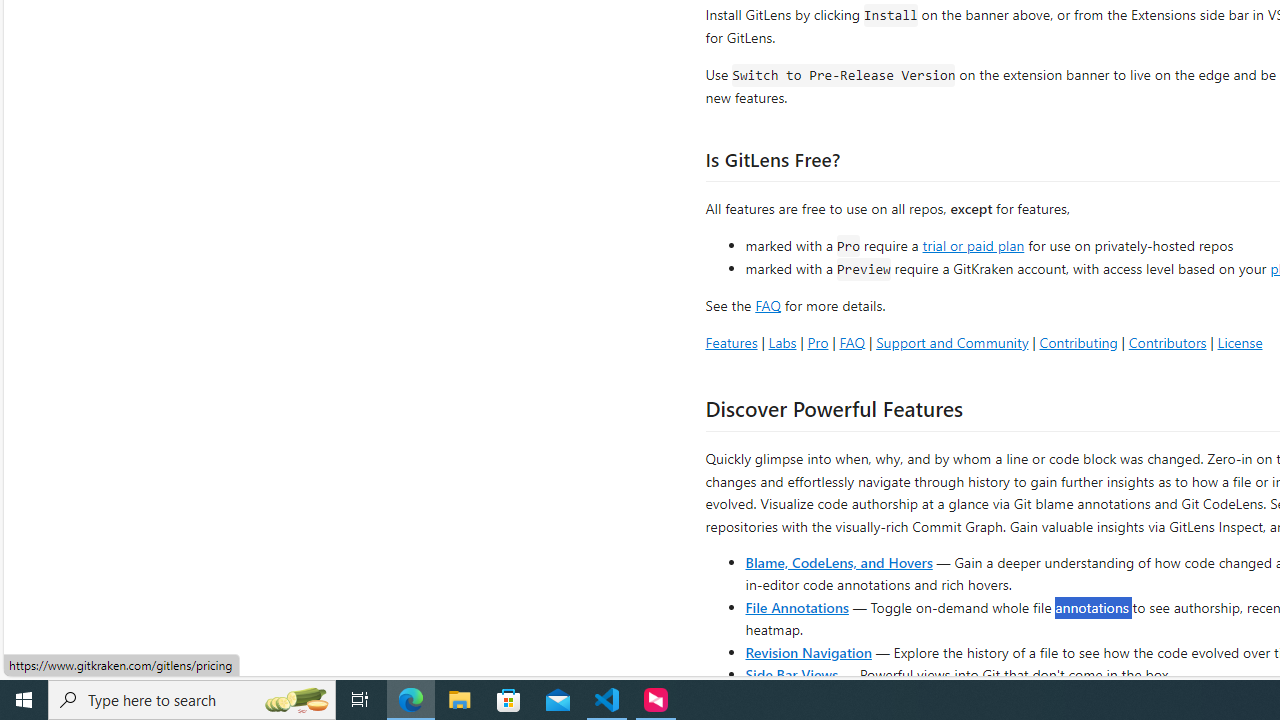 The height and width of the screenshot is (720, 1280). I want to click on 'Pro', so click(817, 341).